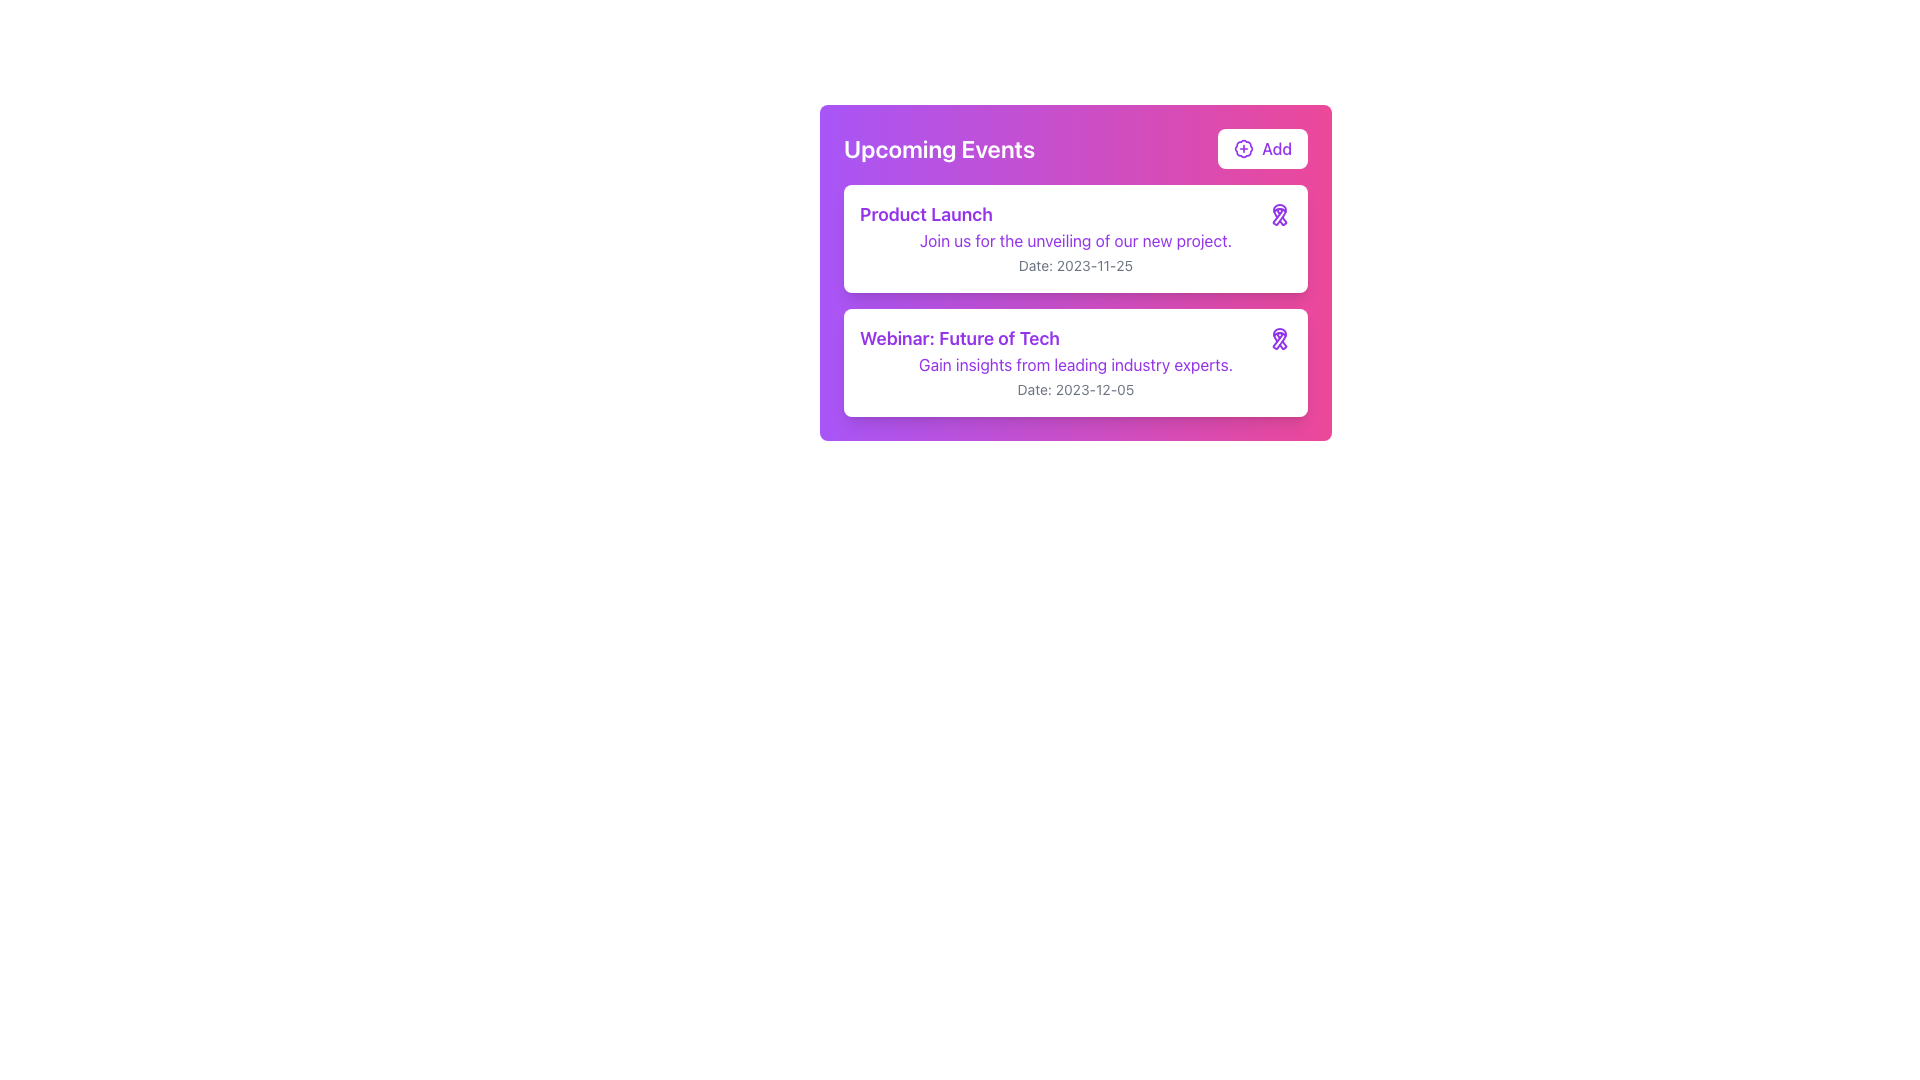  Describe the element at coordinates (1280, 338) in the screenshot. I see `the second ribbon-shaped icon with a purple outline located on the right side of the 'Webinar: Future of Tech' item in the list of upcoming events` at that location.